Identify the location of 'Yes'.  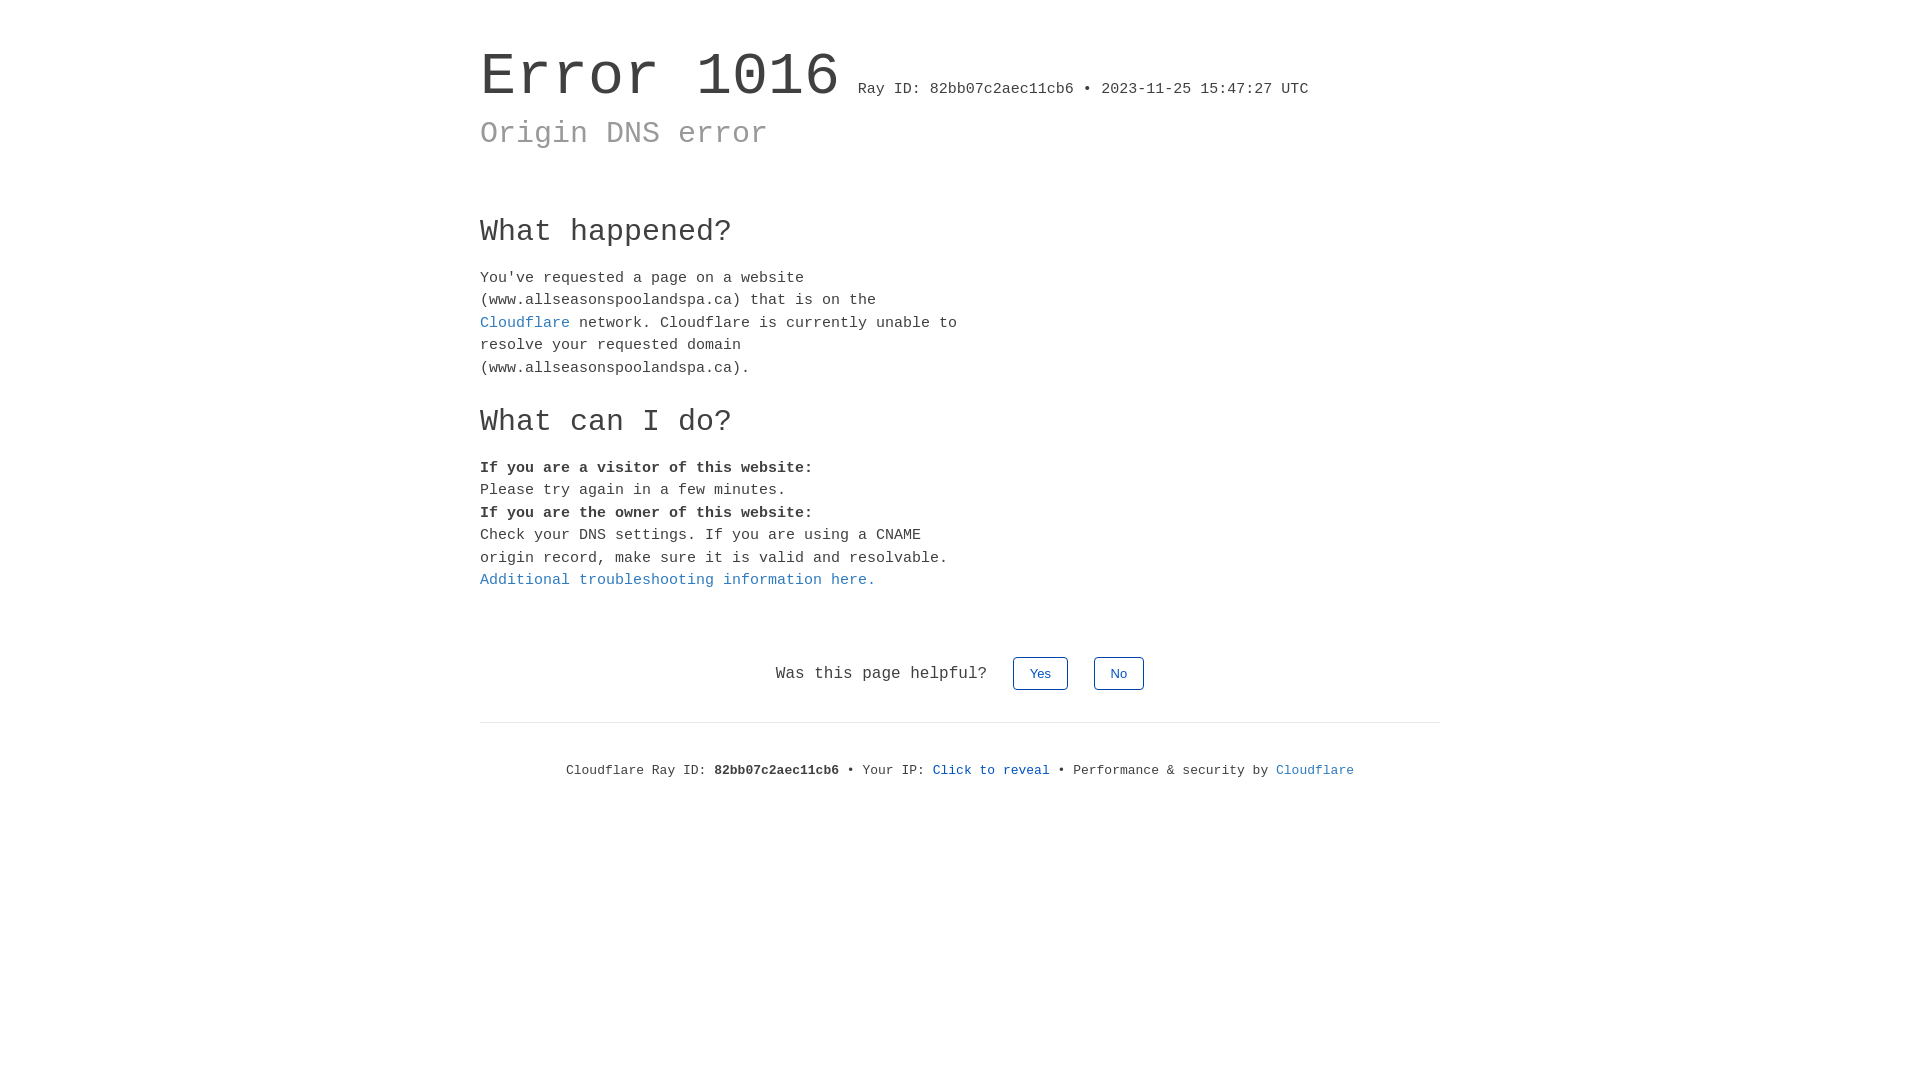
(1040, 672).